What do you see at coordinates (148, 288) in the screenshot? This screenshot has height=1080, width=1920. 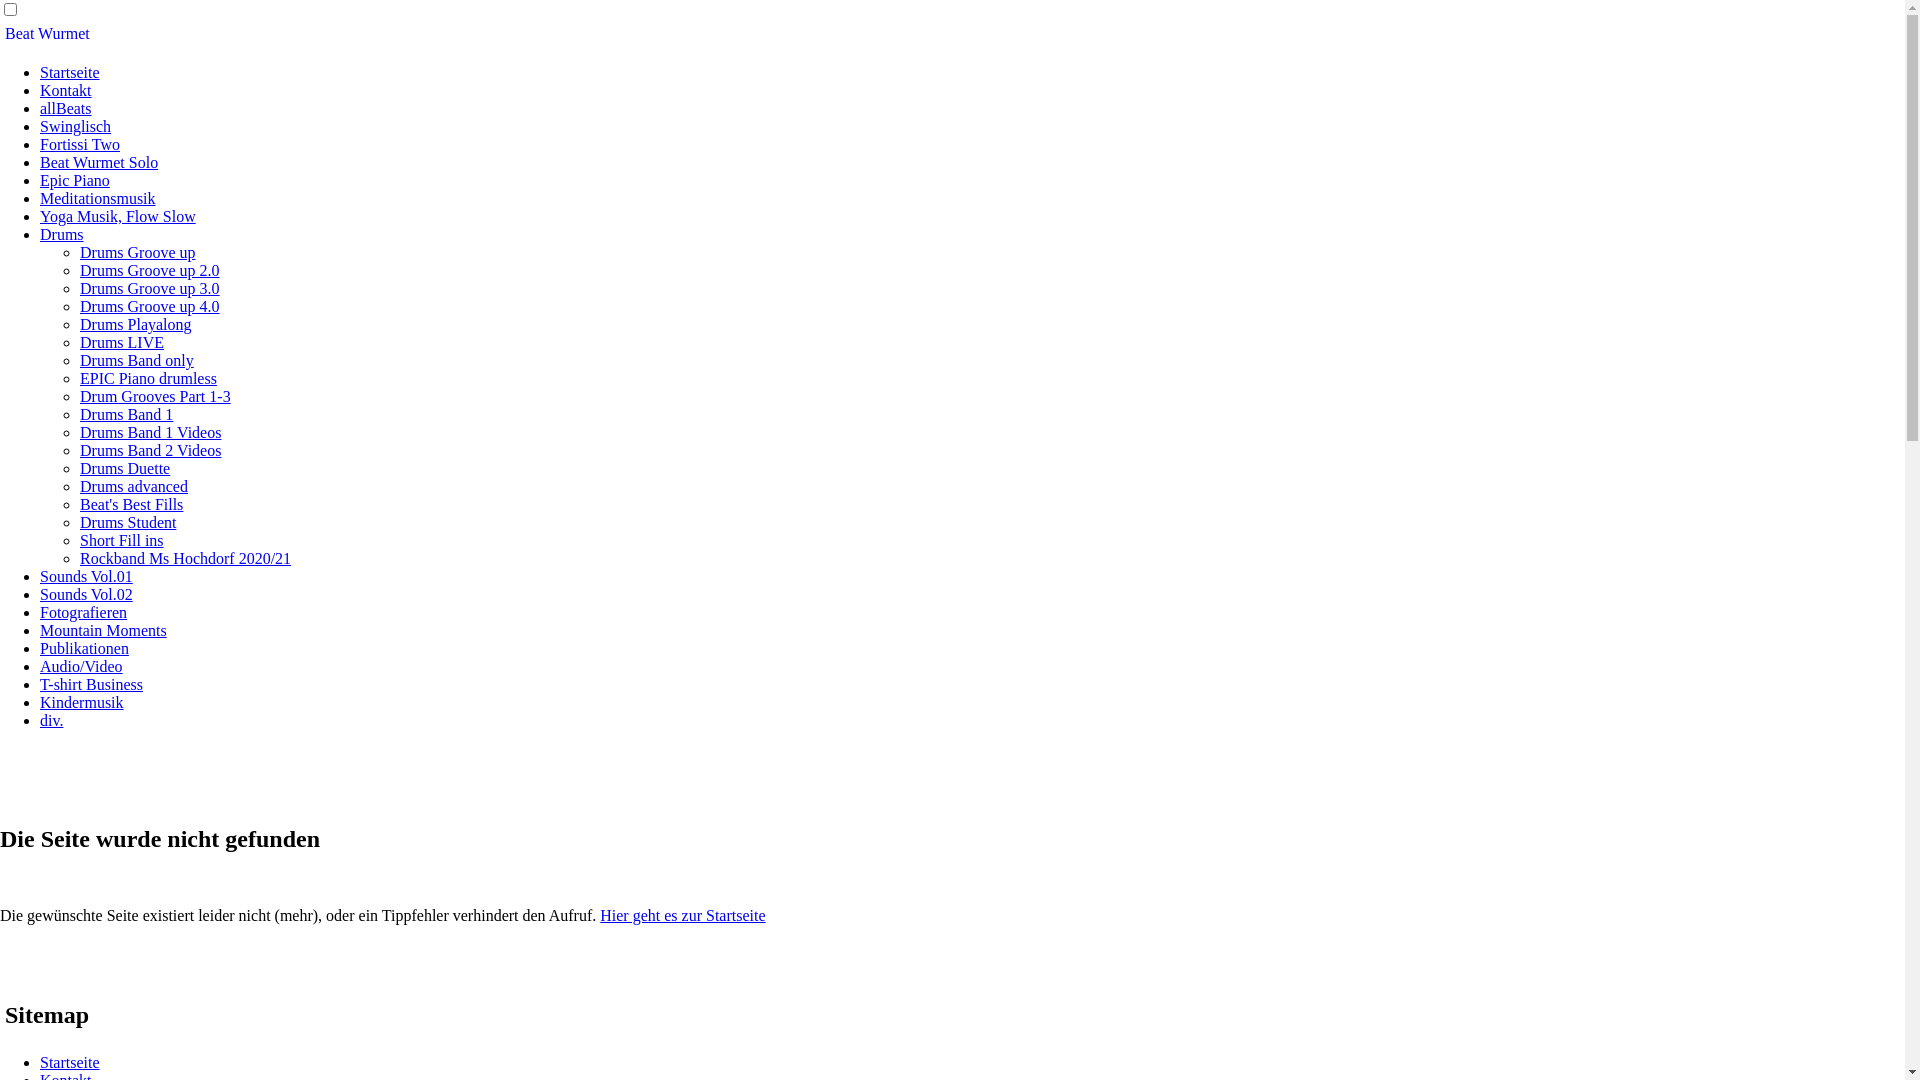 I see `'Drums Groove up 3.0'` at bounding box center [148, 288].